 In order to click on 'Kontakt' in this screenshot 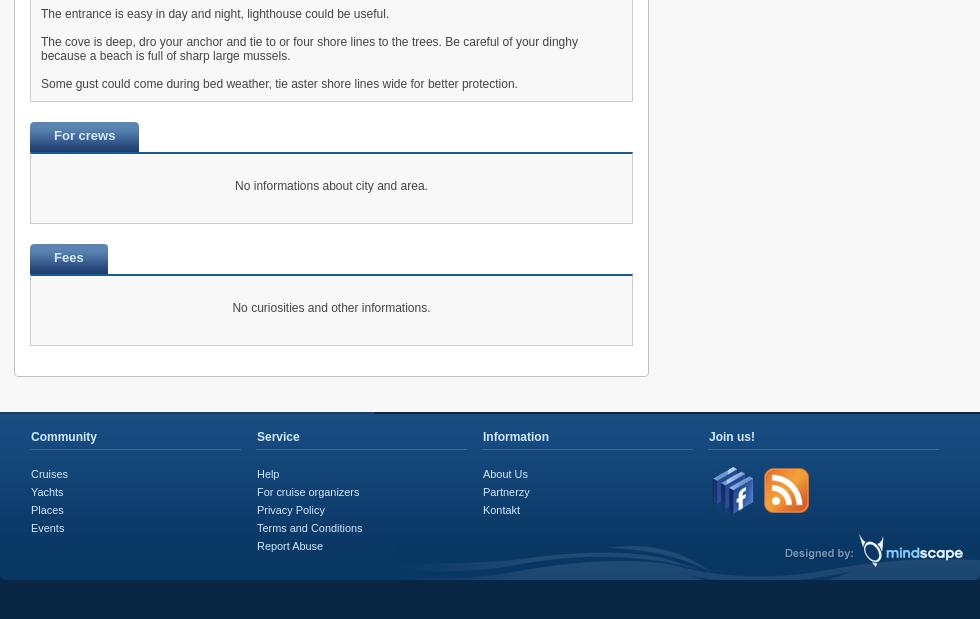, I will do `click(500, 508)`.